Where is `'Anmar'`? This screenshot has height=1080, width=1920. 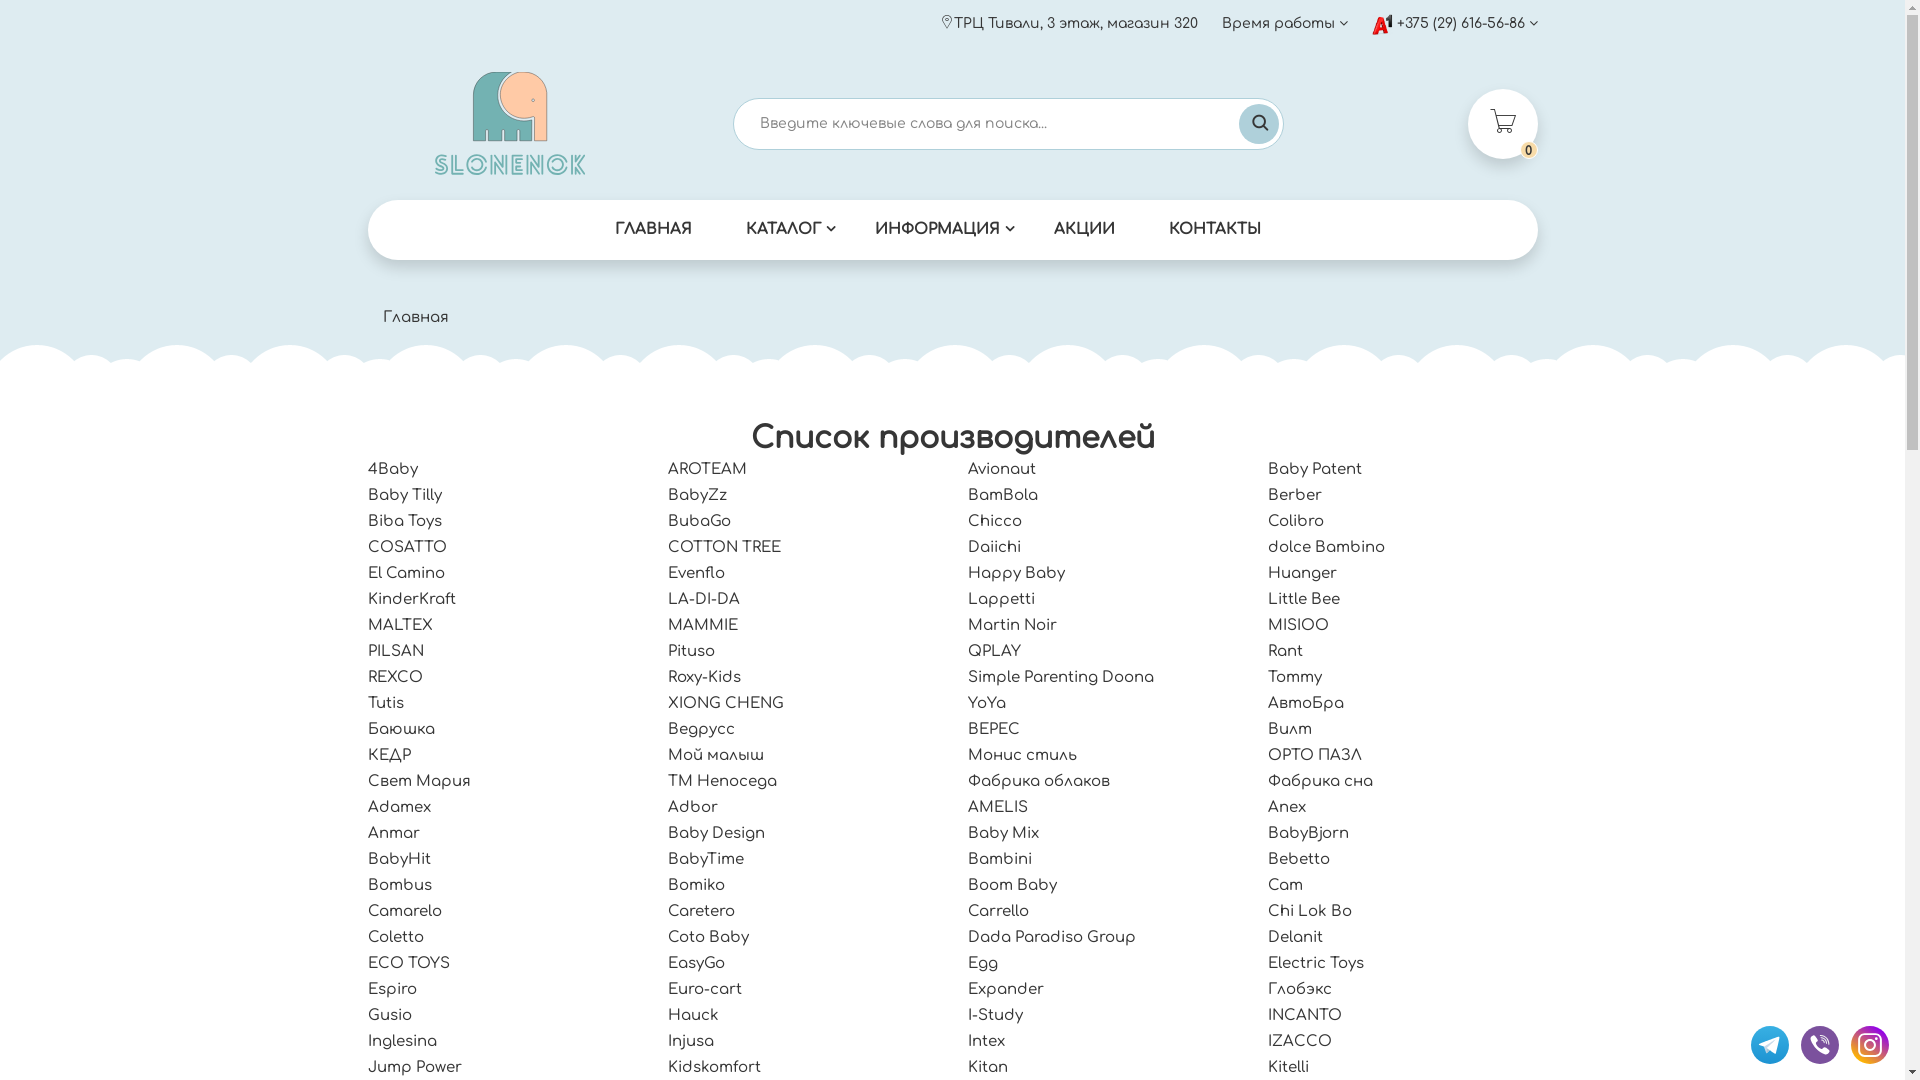
'Anmar' is located at coordinates (393, 833).